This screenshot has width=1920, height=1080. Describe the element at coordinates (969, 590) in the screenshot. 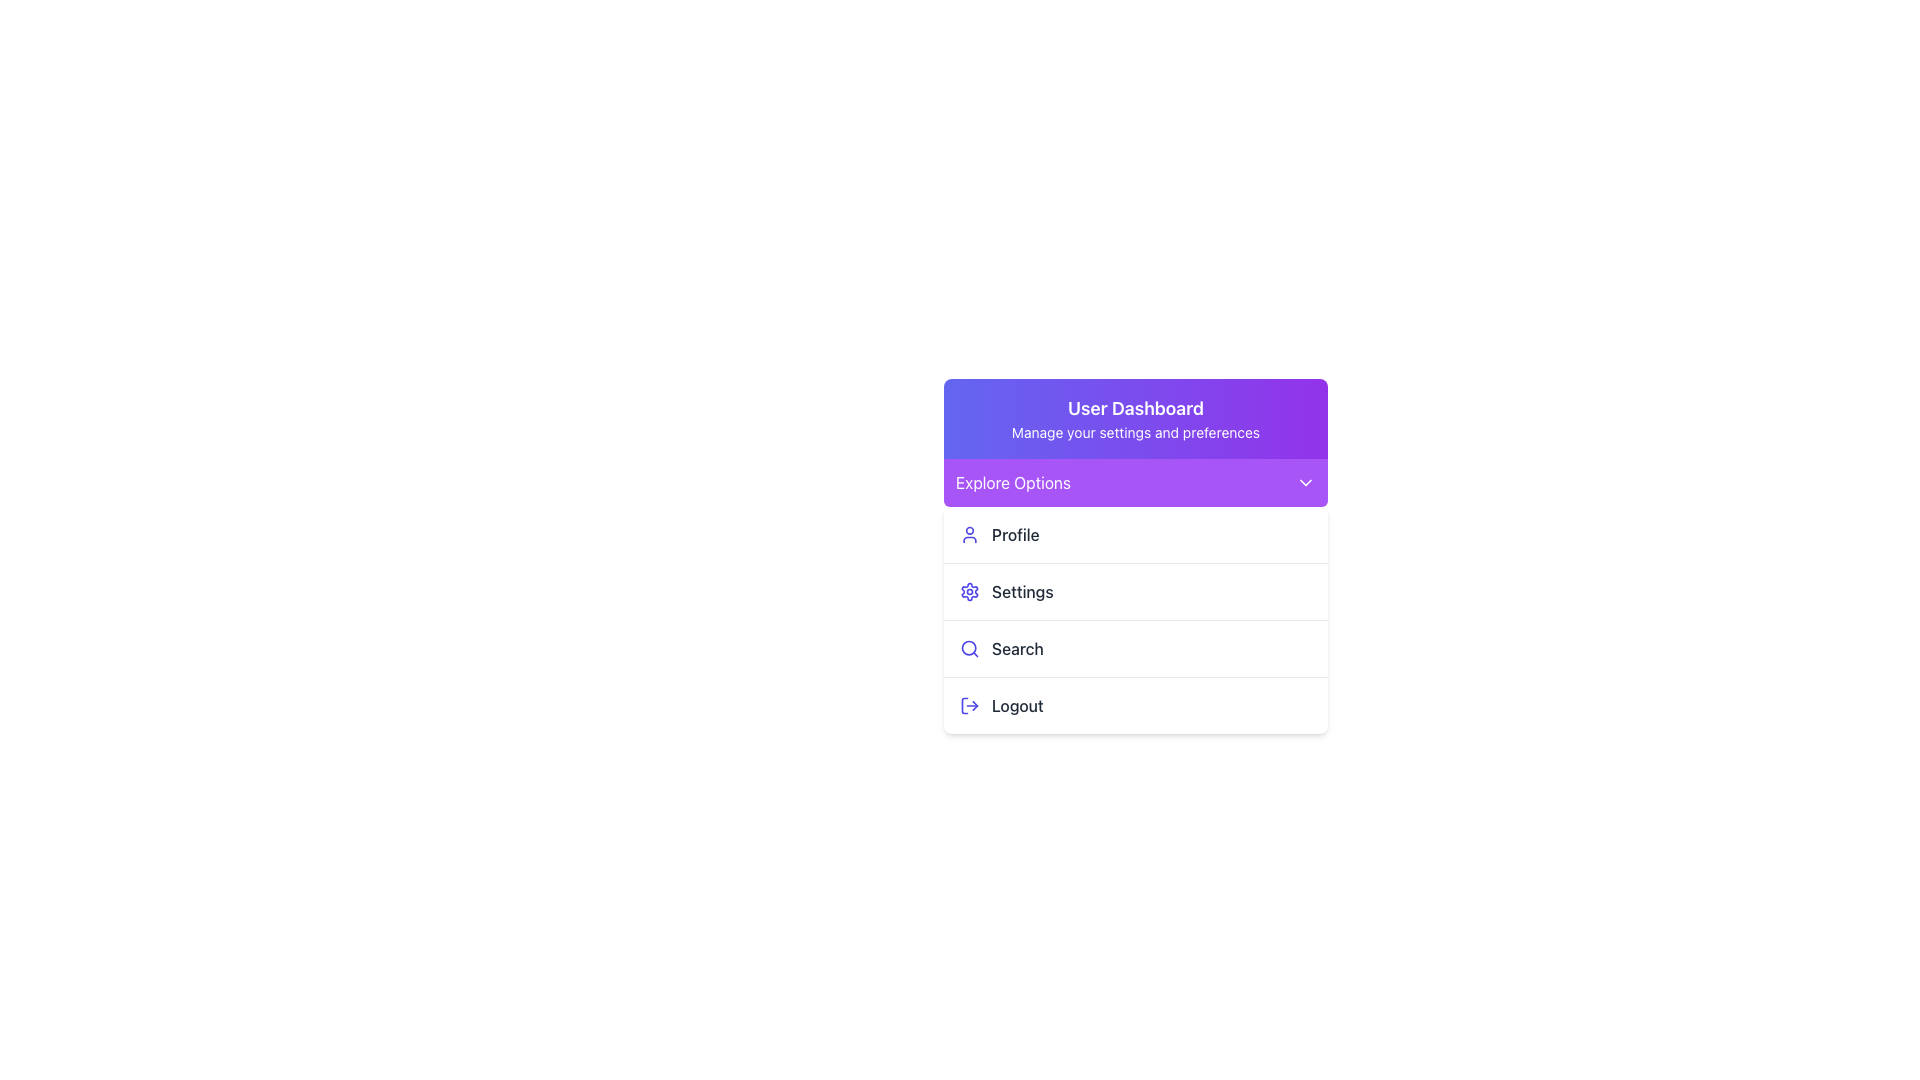

I see `the cogwheel icon representing the settings symbol in the 'Explore Options' dropdown menu` at that location.